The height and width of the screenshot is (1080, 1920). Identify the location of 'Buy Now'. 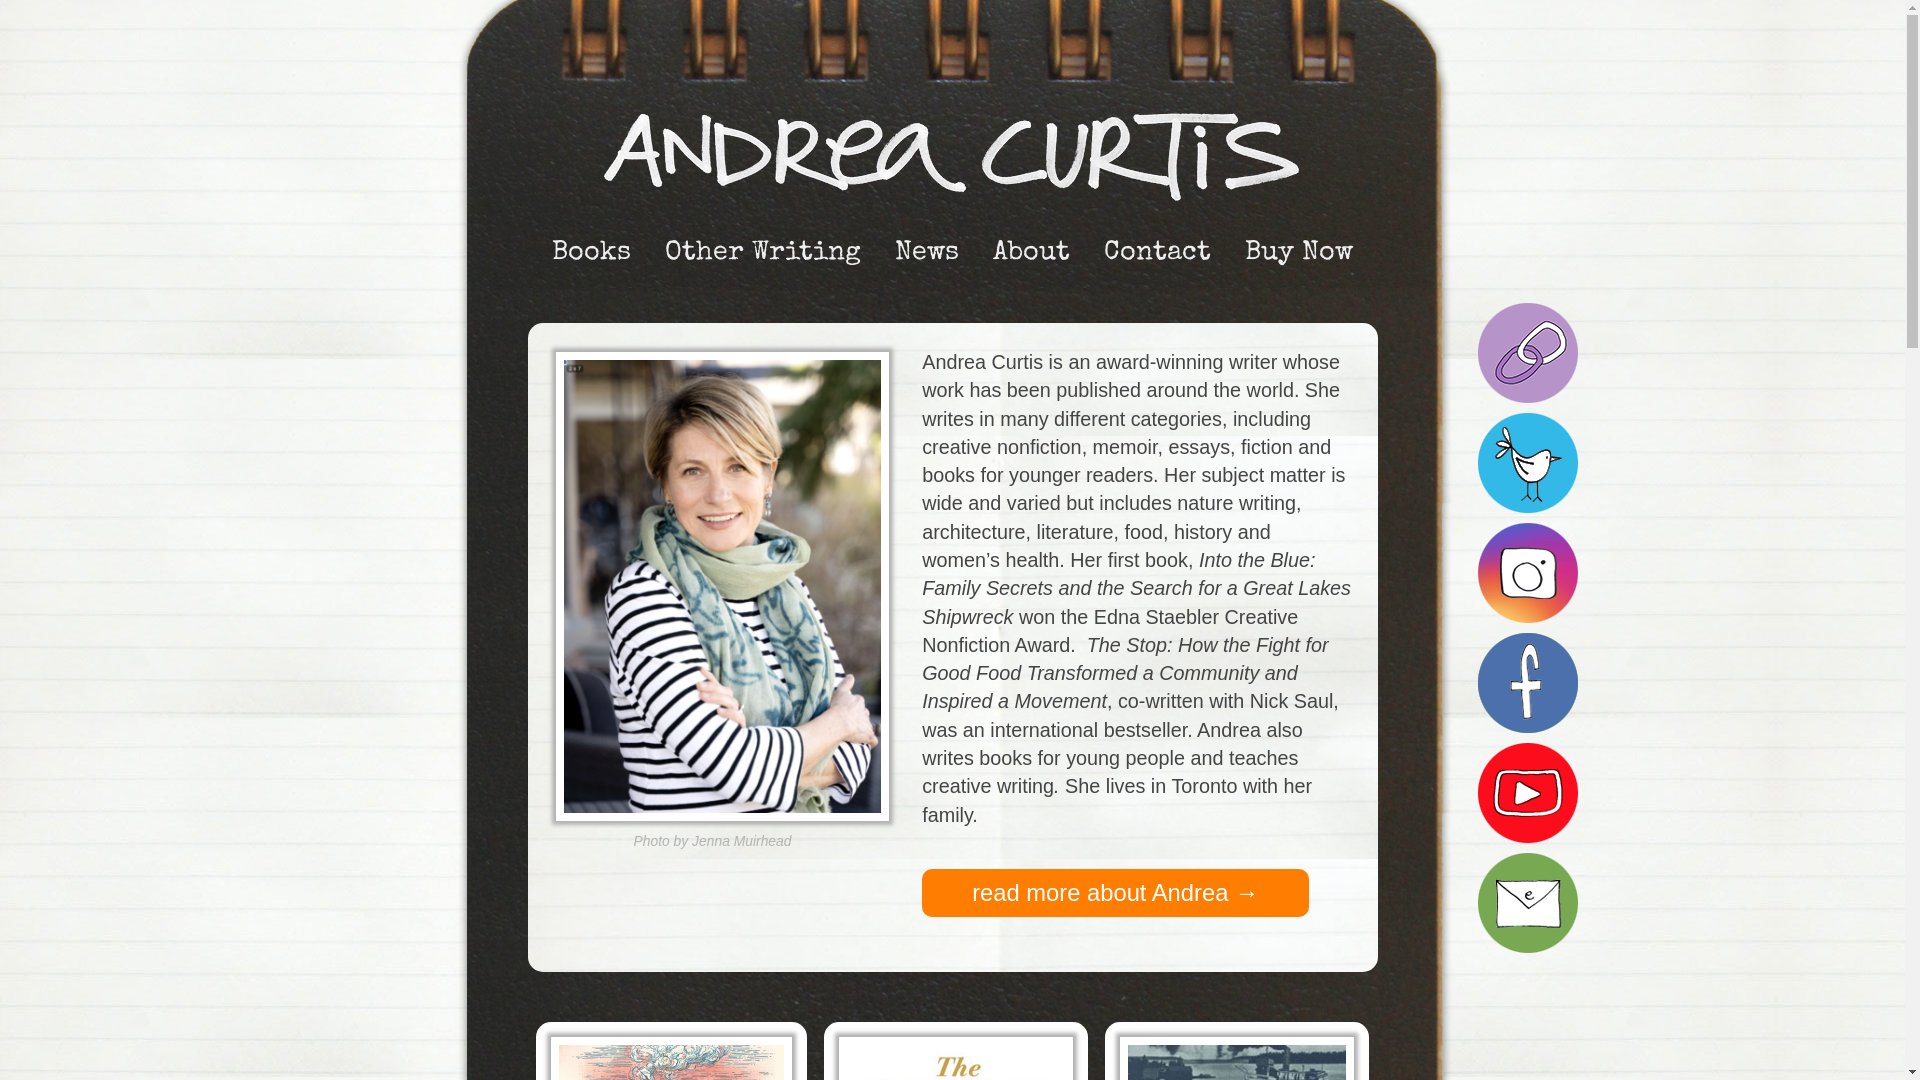
(1299, 252).